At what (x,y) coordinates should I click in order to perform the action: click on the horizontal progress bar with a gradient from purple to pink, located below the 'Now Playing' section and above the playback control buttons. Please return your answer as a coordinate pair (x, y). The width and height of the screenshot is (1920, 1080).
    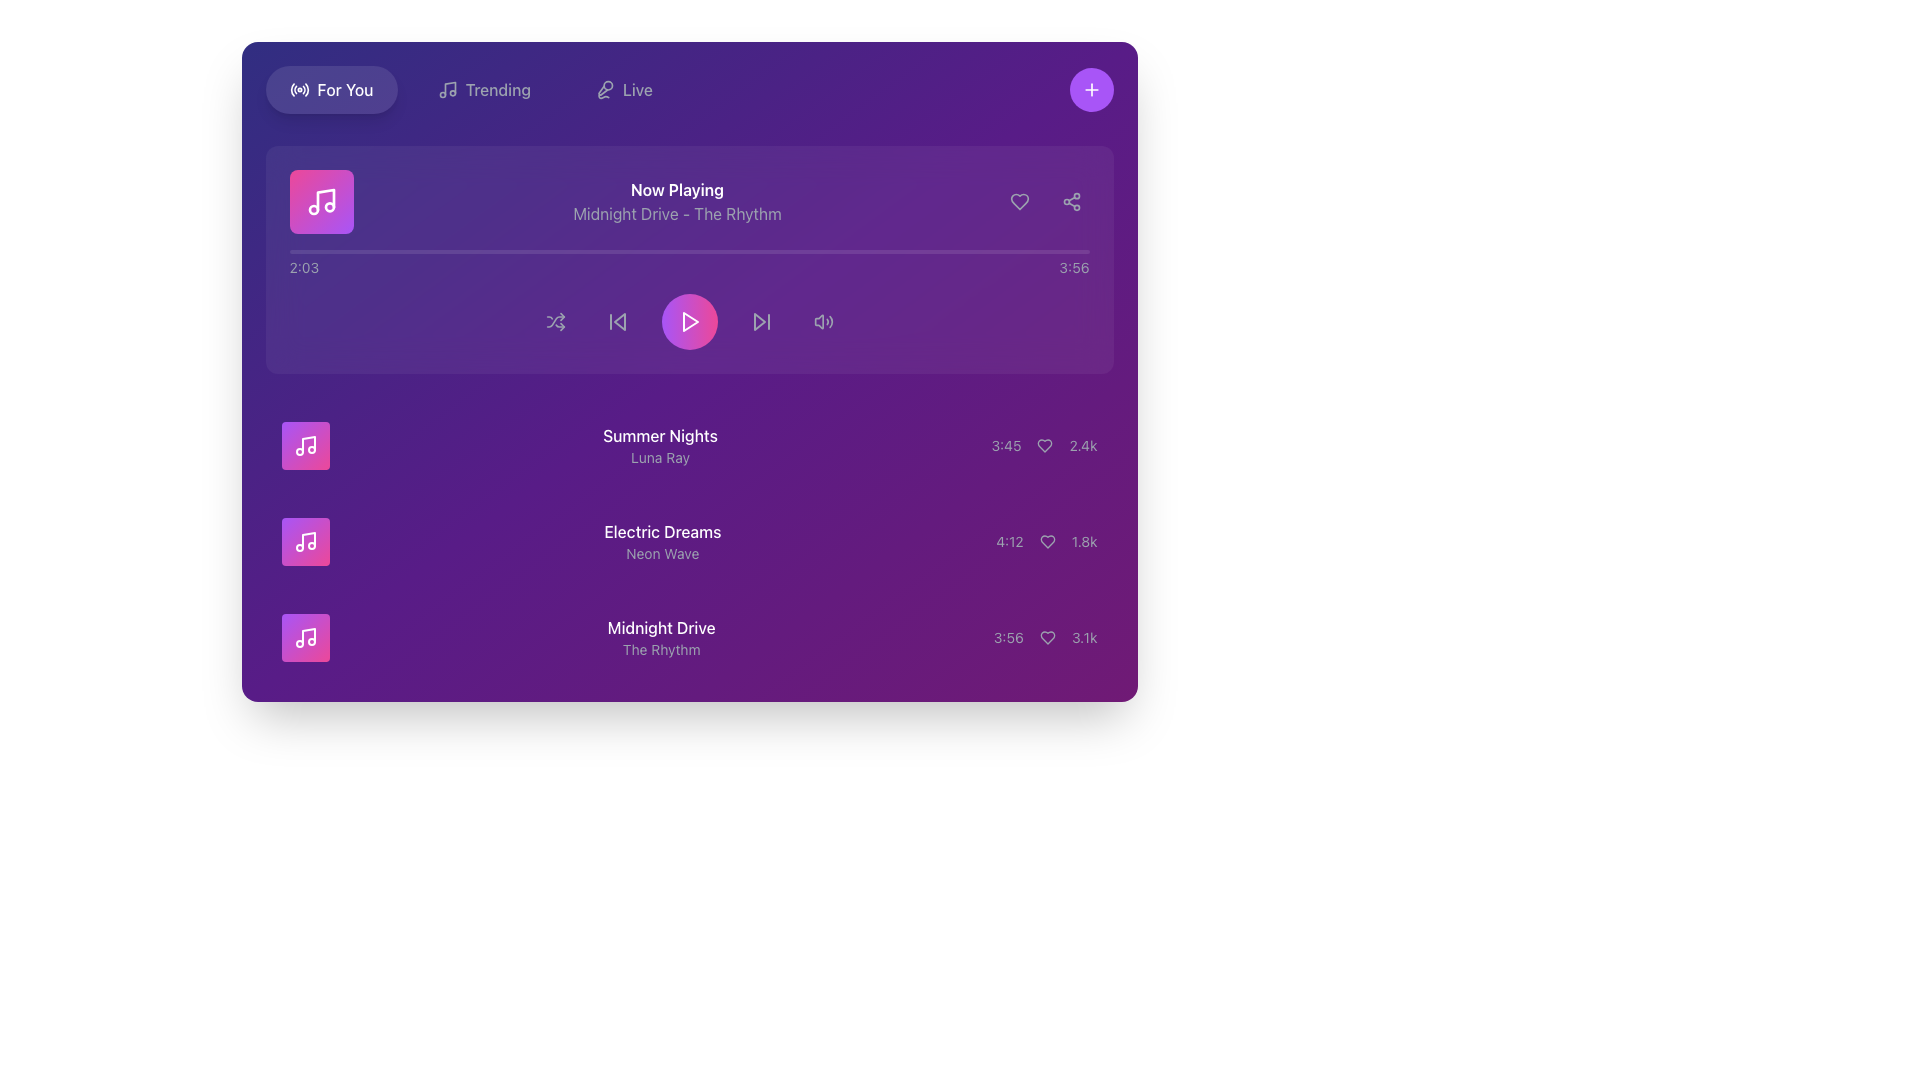
    Looking at the image, I should click on (689, 250).